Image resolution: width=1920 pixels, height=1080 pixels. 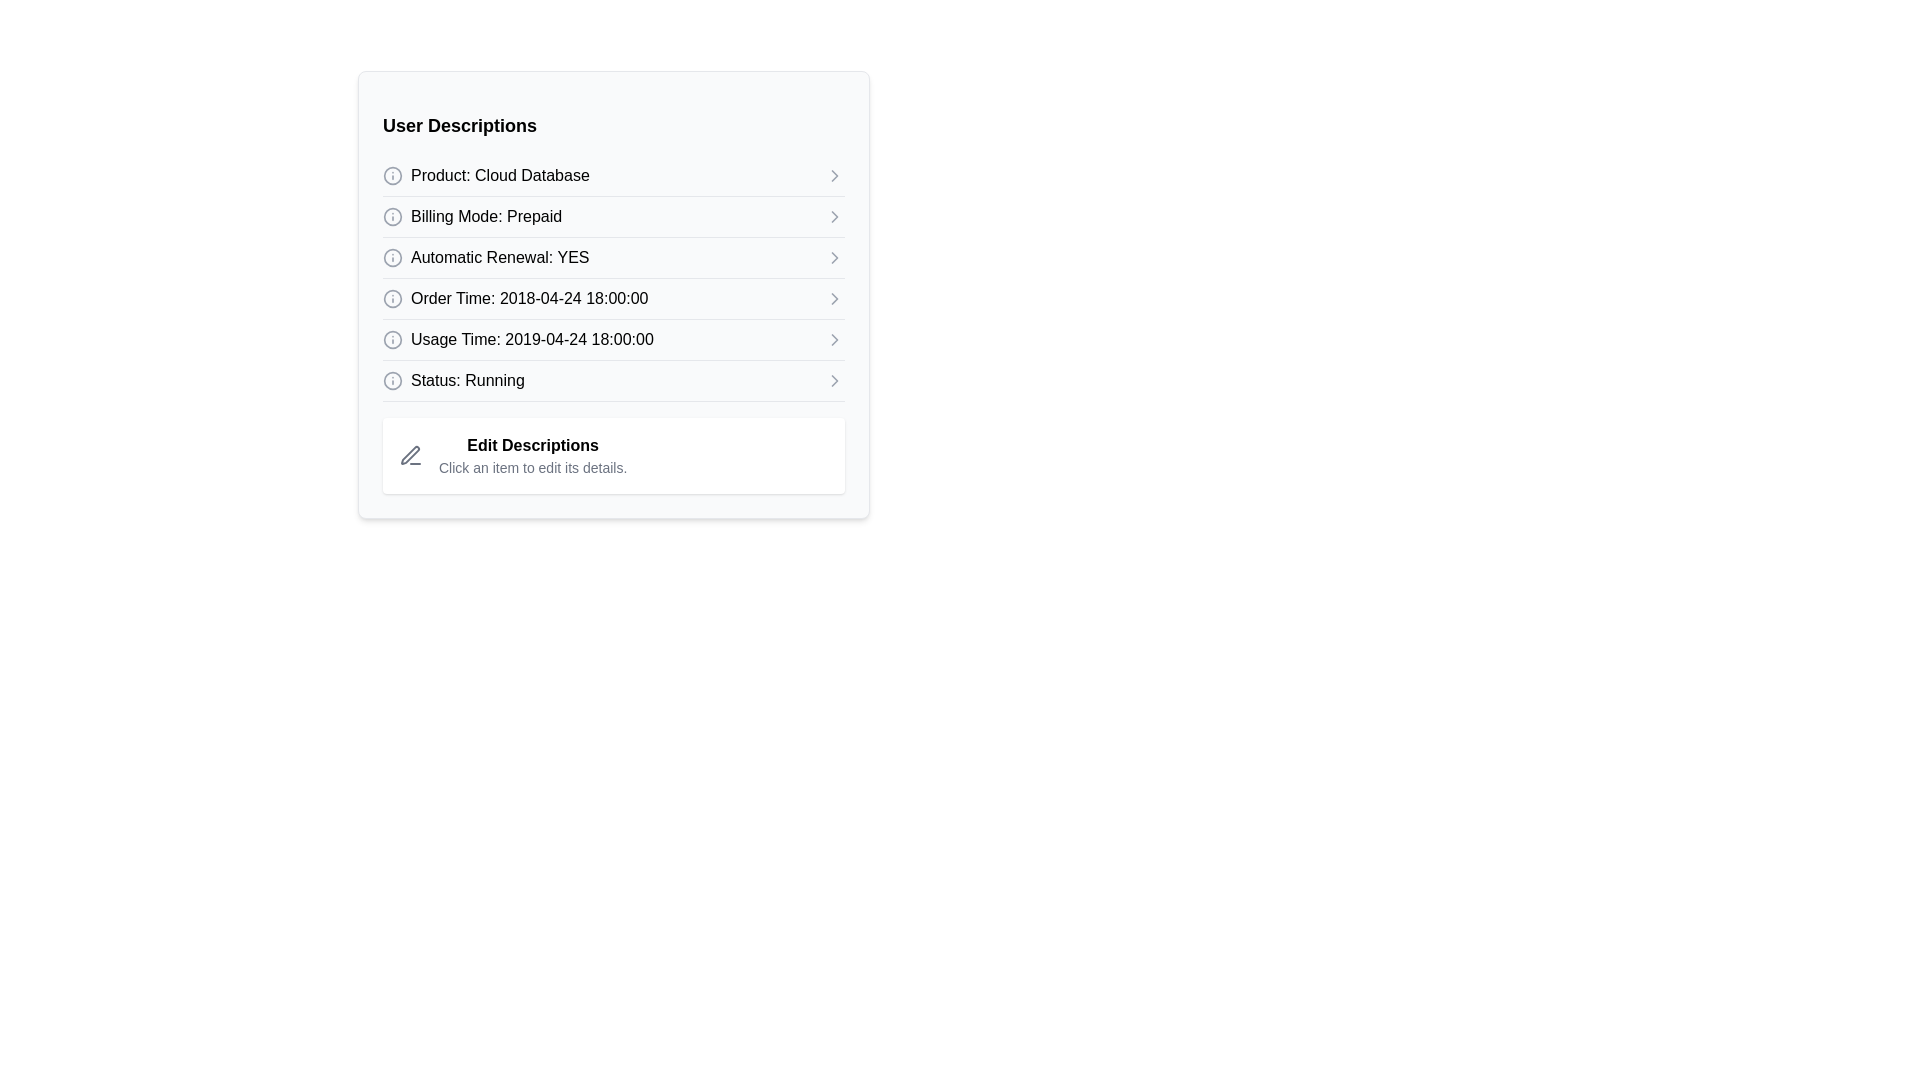 I want to click on the decorative icon positioned to the left of the text 'Automatic Renewal: YES' for more information, so click(x=393, y=257).